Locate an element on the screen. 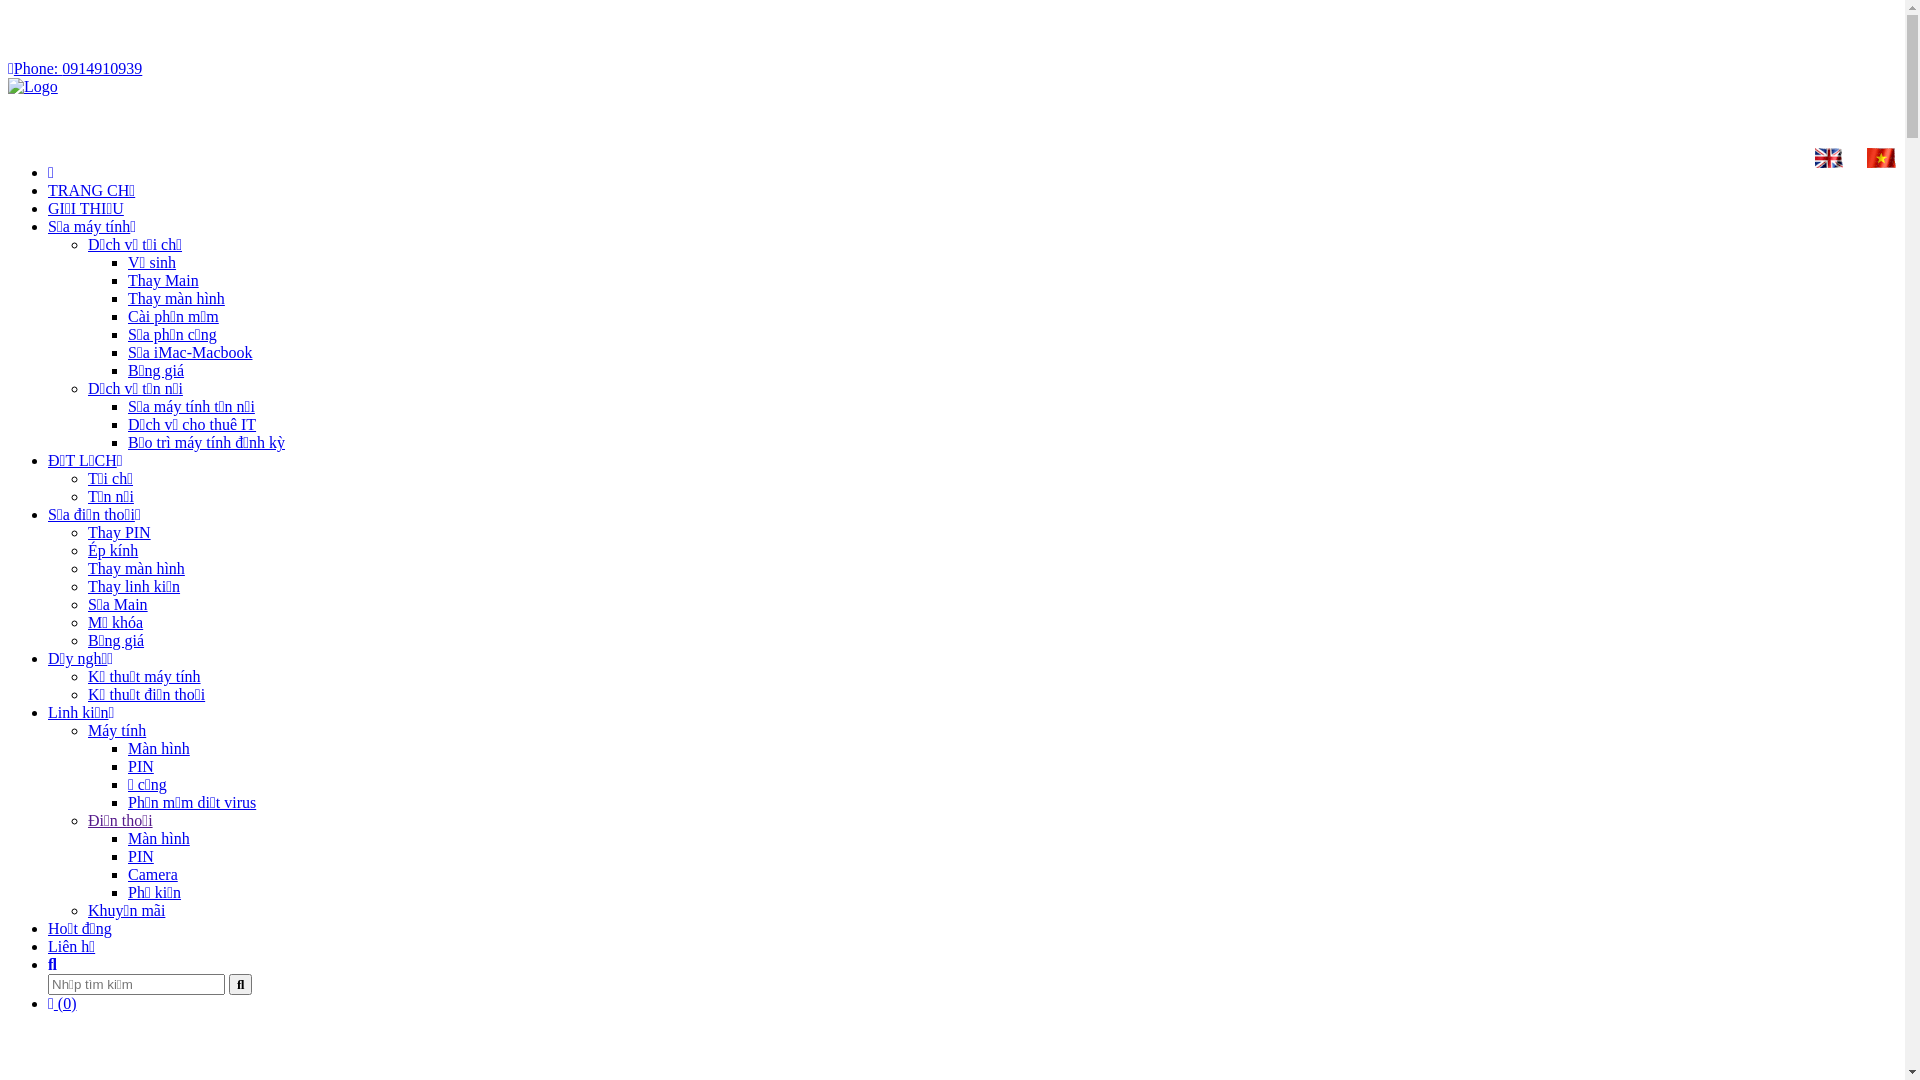  'Thay PIN' is located at coordinates (118, 531).